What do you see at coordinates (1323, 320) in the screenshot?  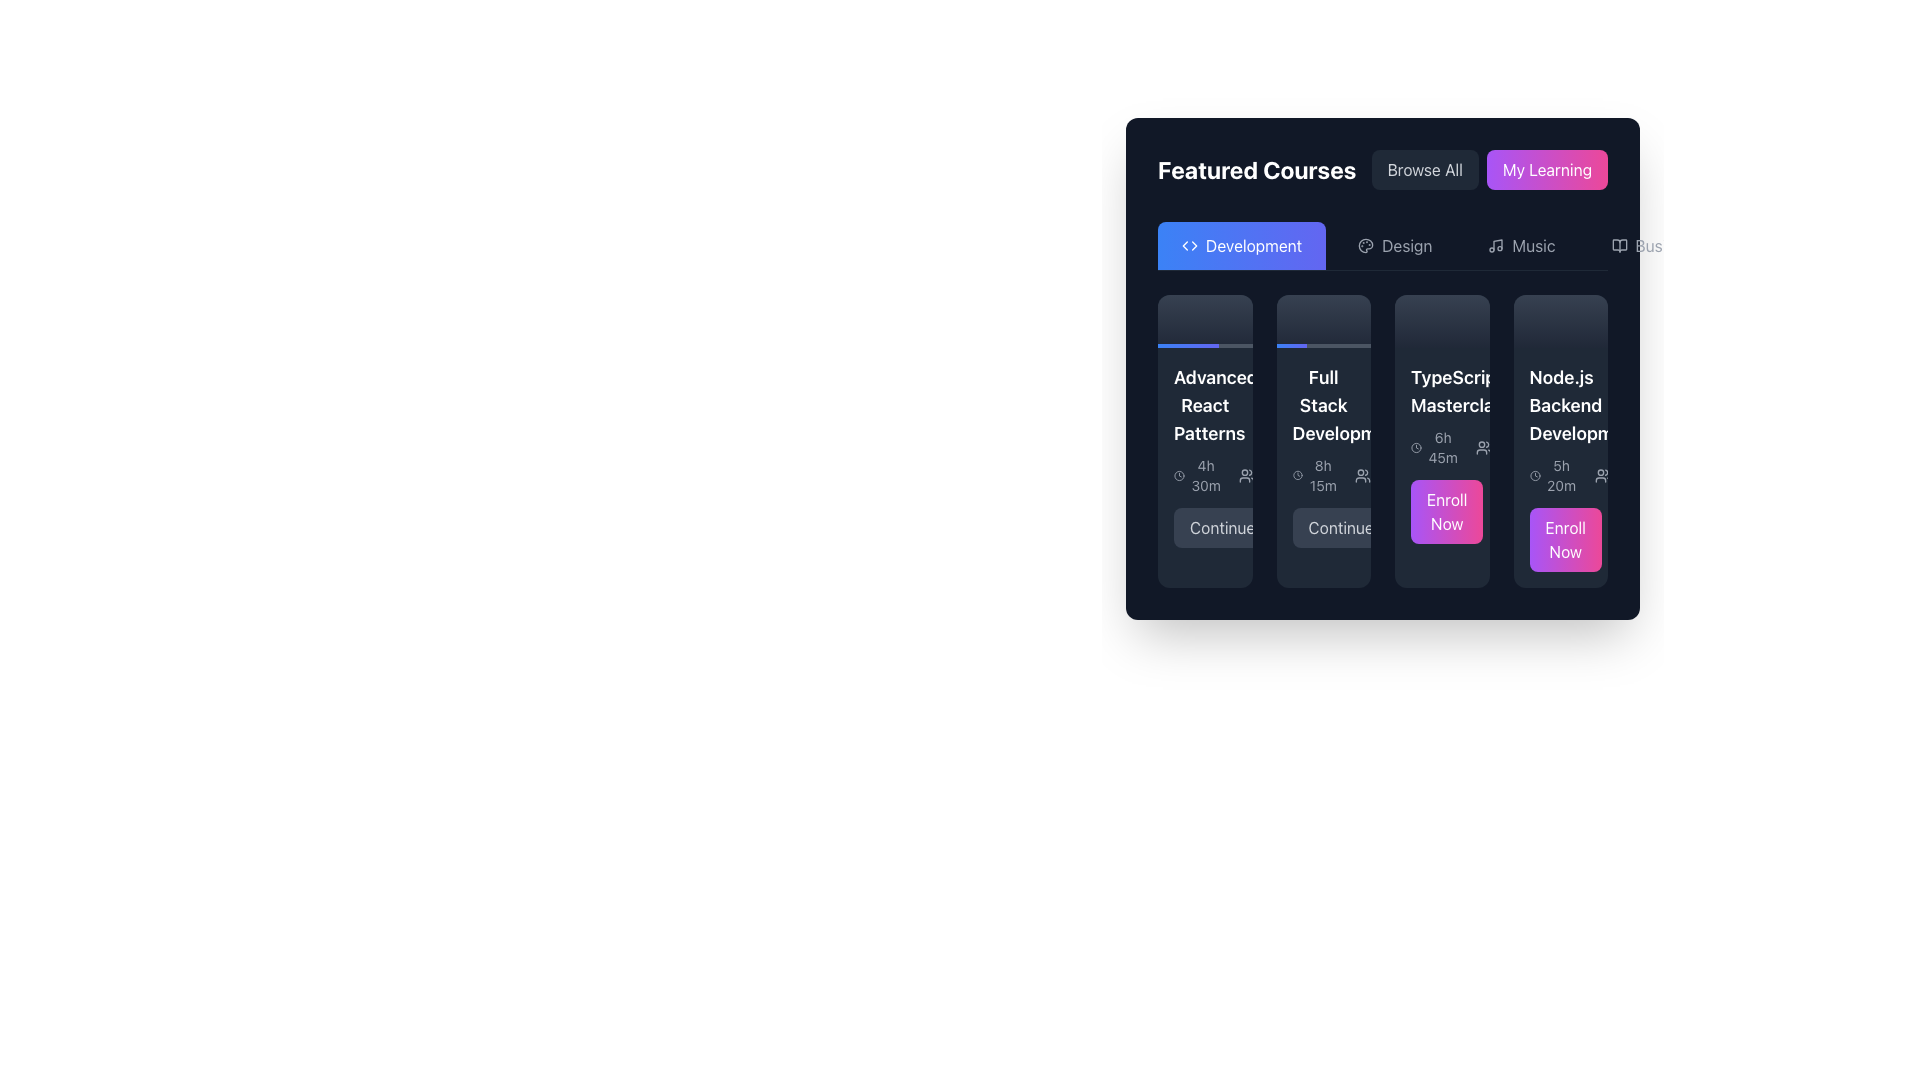 I see `the interactive multimedia placeholder or video thumbnail with a dark gray background located at the top of the 'Full Stack Development' card in the 'Featured Courses' section` at bounding box center [1323, 320].